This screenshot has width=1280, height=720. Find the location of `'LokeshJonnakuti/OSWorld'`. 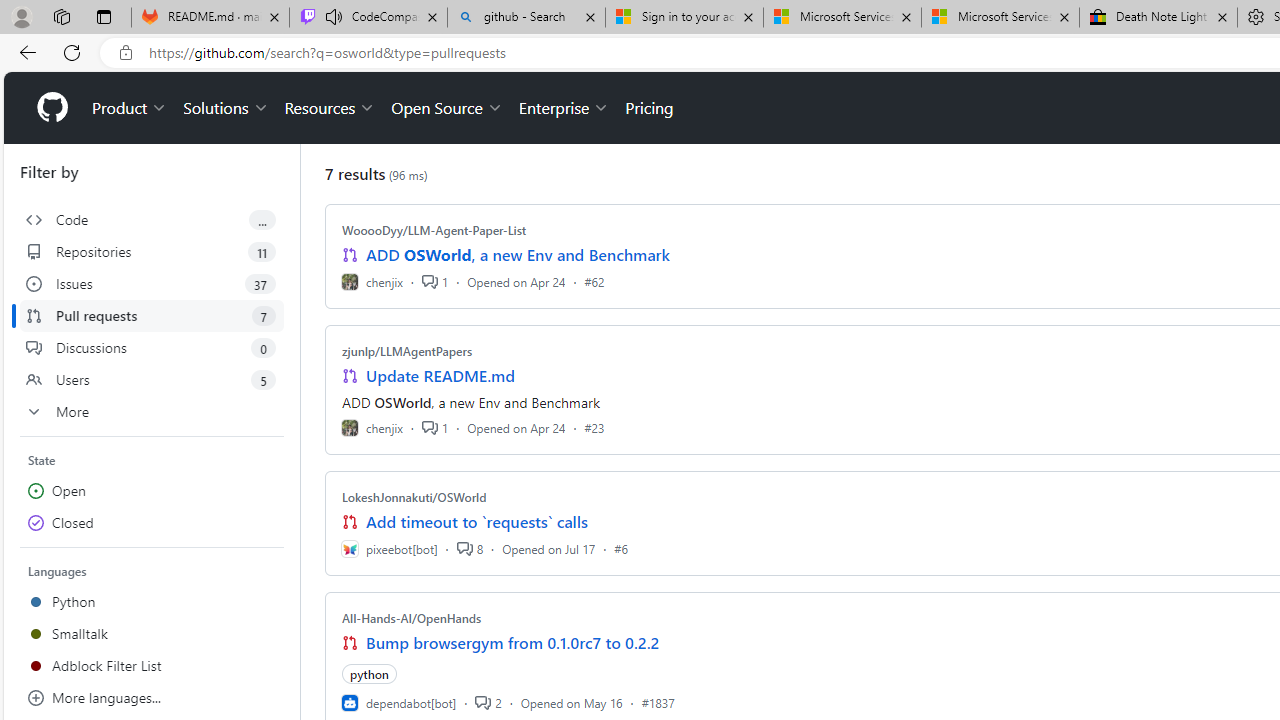

'LokeshJonnakuti/OSWorld' is located at coordinates (413, 496).